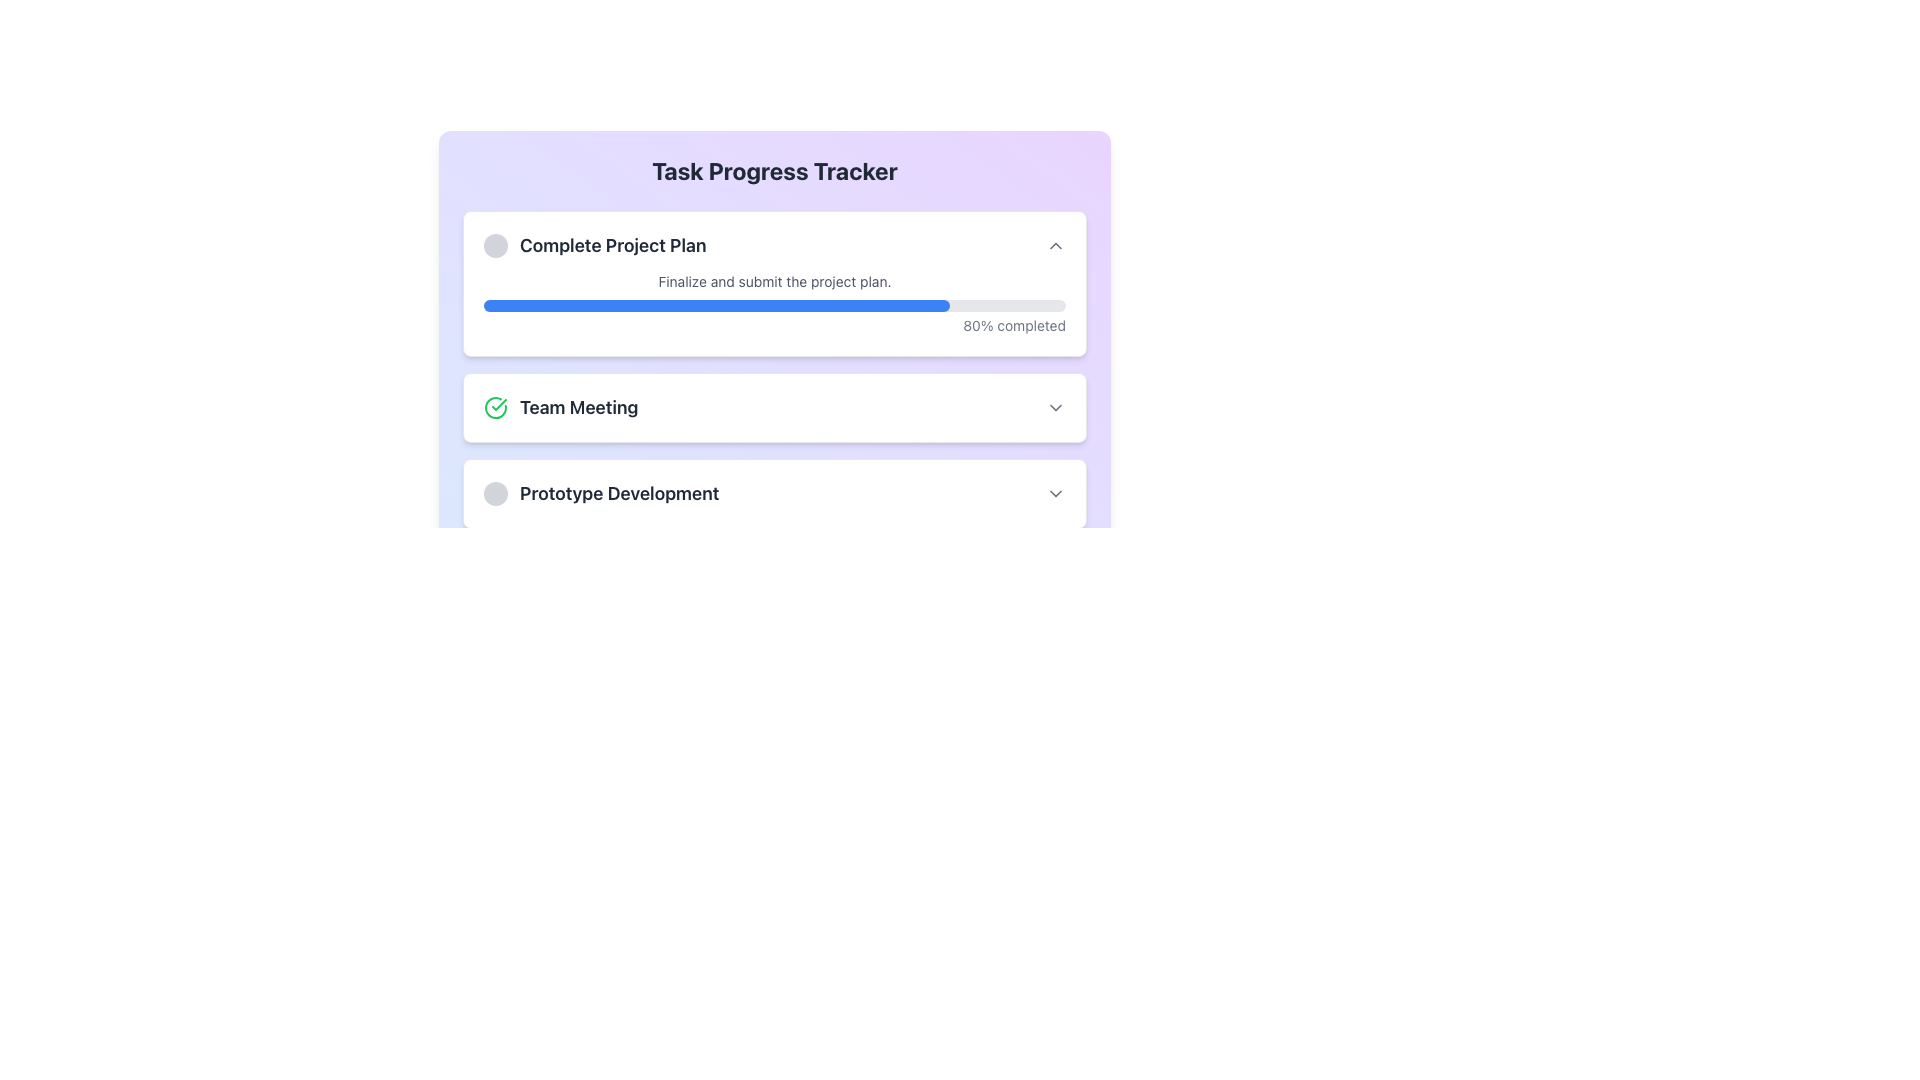  Describe the element at coordinates (499, 405) in the screenshot. I see `the checkmark symbol within the circular green-highlighted icon for the second task item labeled 'Team Meeting'` at that location.